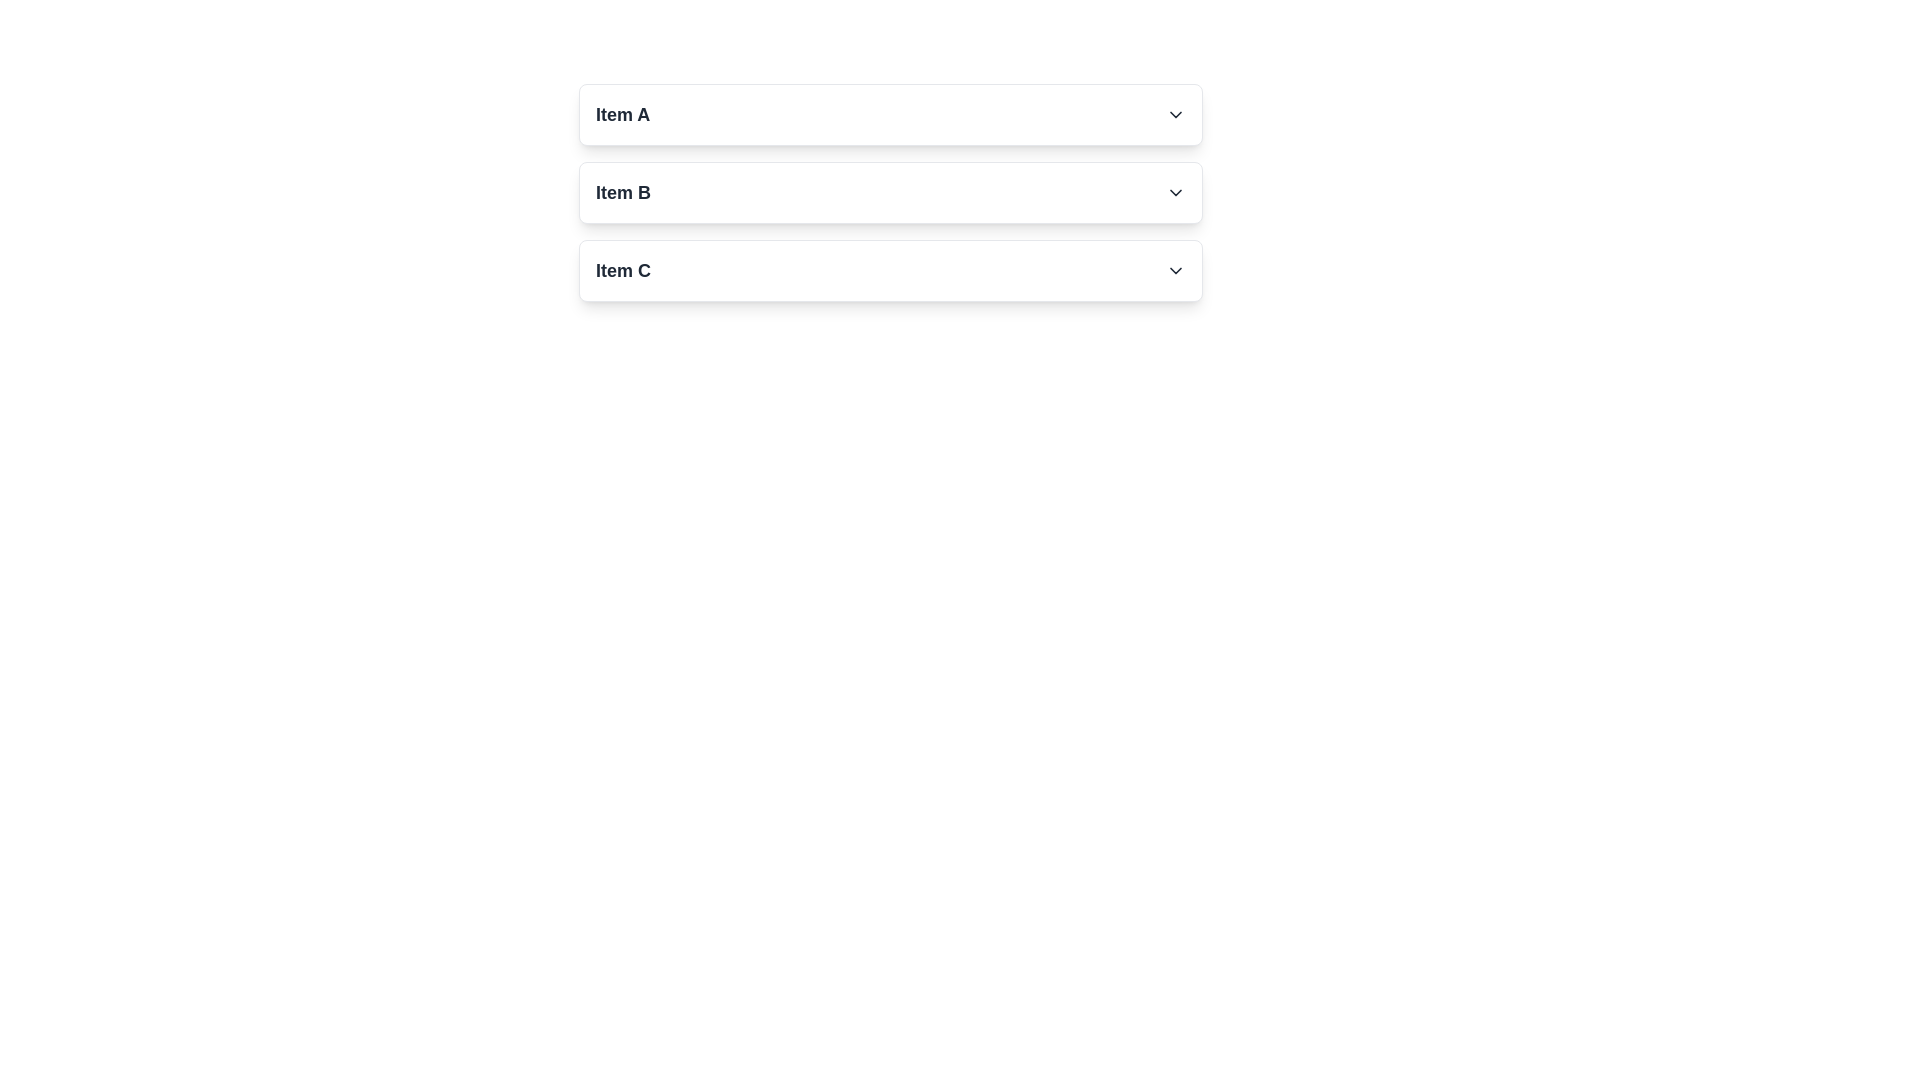 Image resolution: width=1920 pixels, height=1080 pixels. What do you see at coordinates (622, 192) in the screenshot?
I see `the Text label containing bold text 'Item B' styled in a sans-serif font, located within a white rectangular area` at bounding box center [622, 192].